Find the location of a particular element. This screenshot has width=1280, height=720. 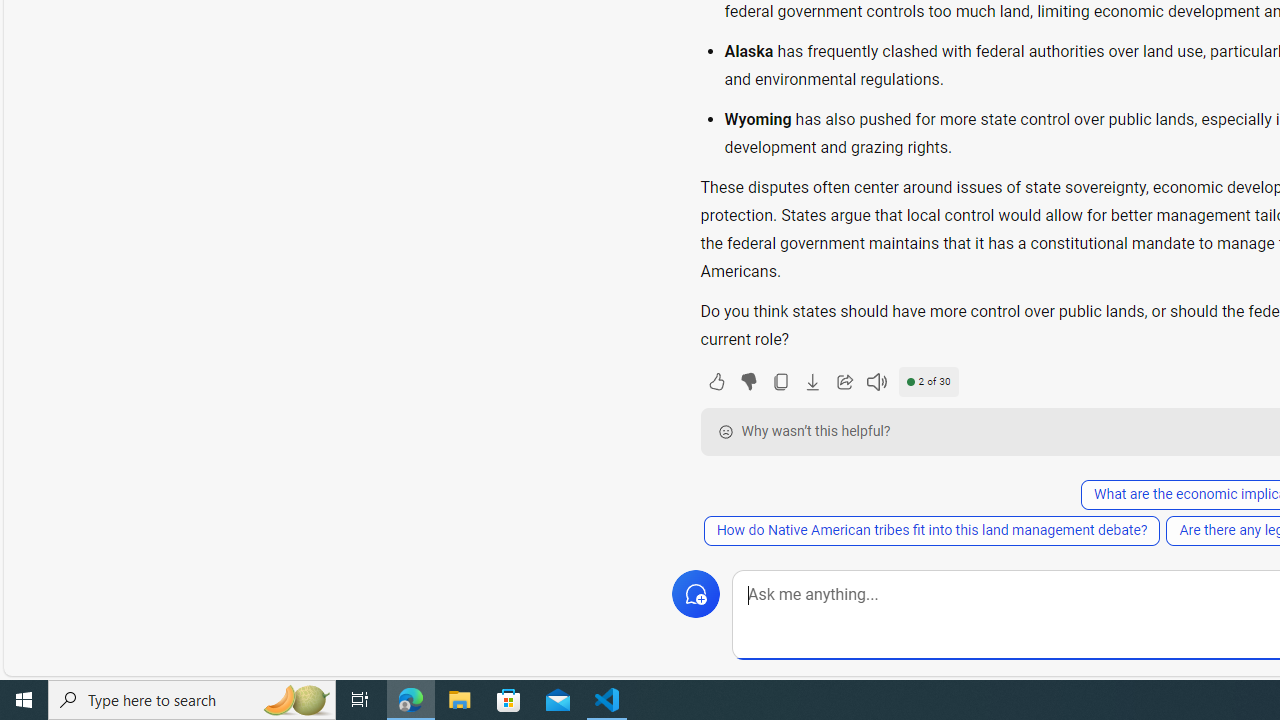

'Read aloud' is located at coordinates (876, 381).